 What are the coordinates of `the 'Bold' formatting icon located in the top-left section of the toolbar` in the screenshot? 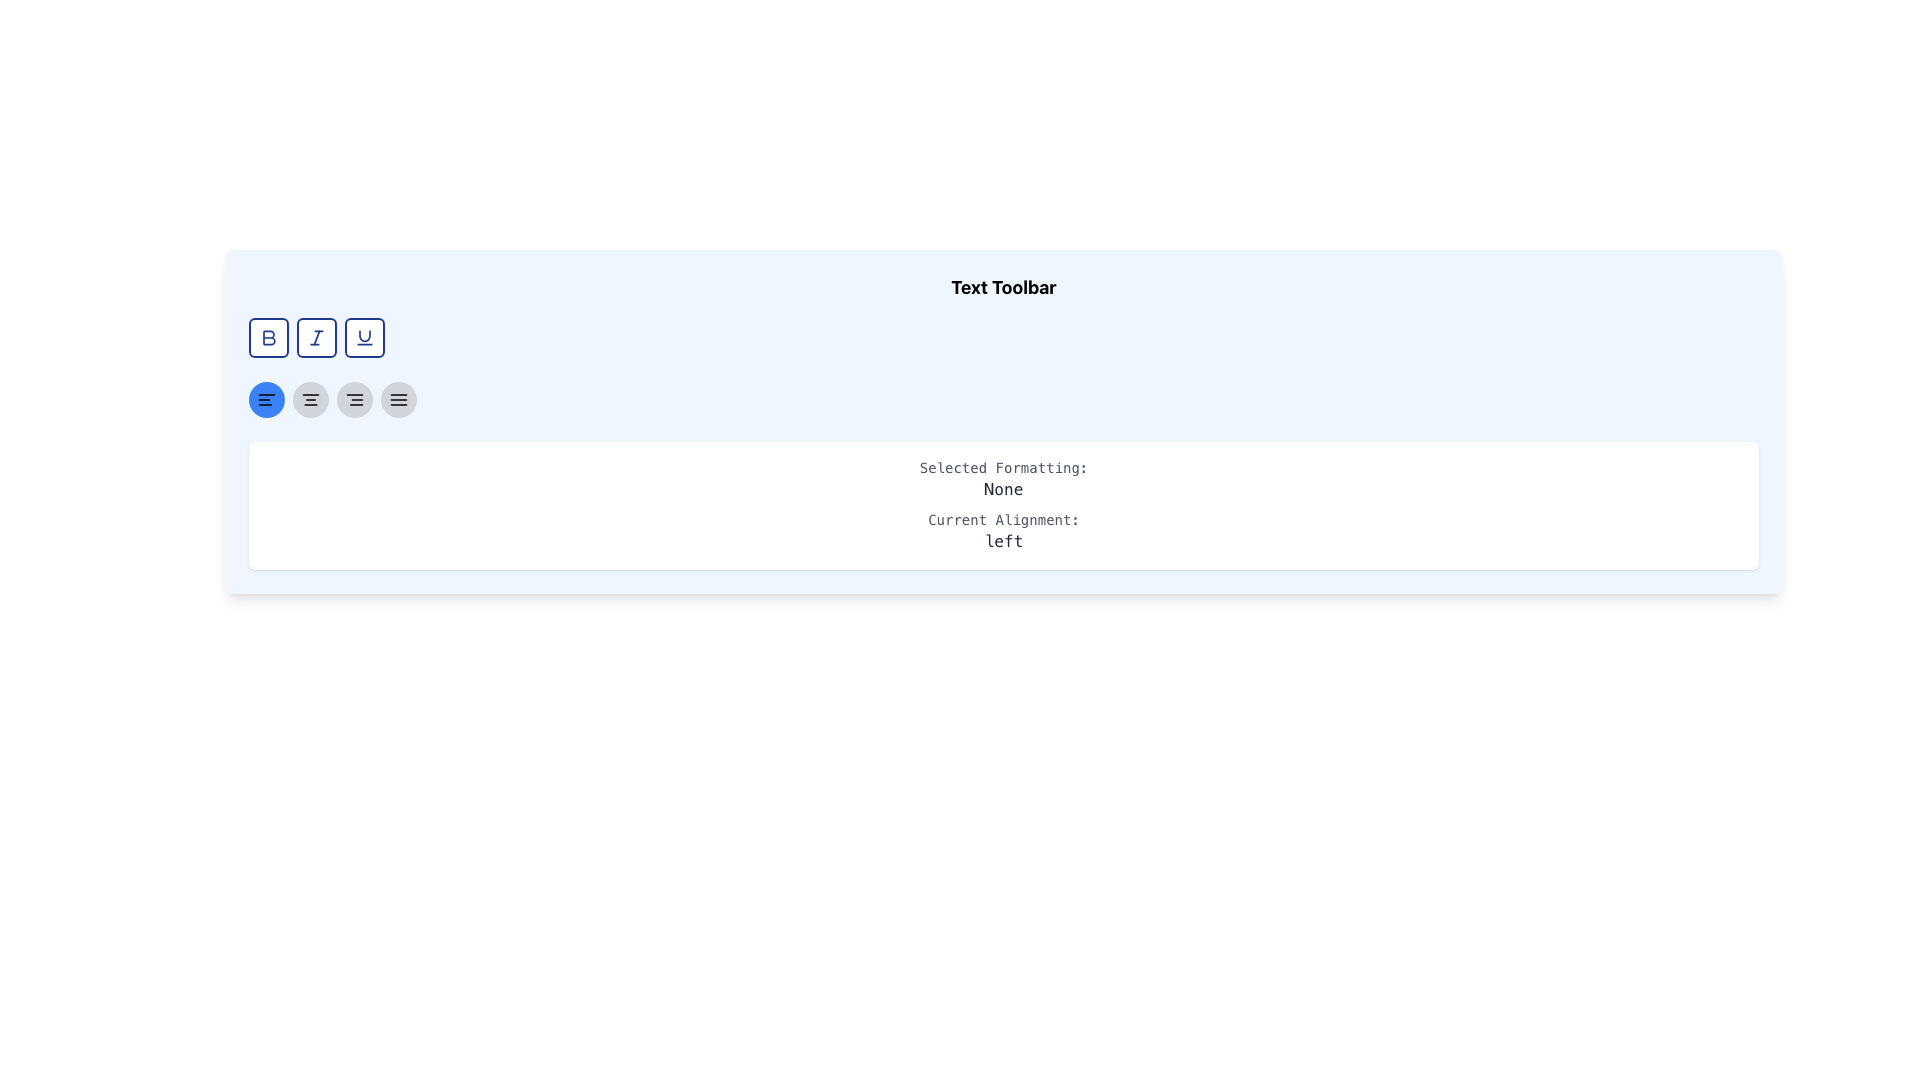 It's located at (268, 337).